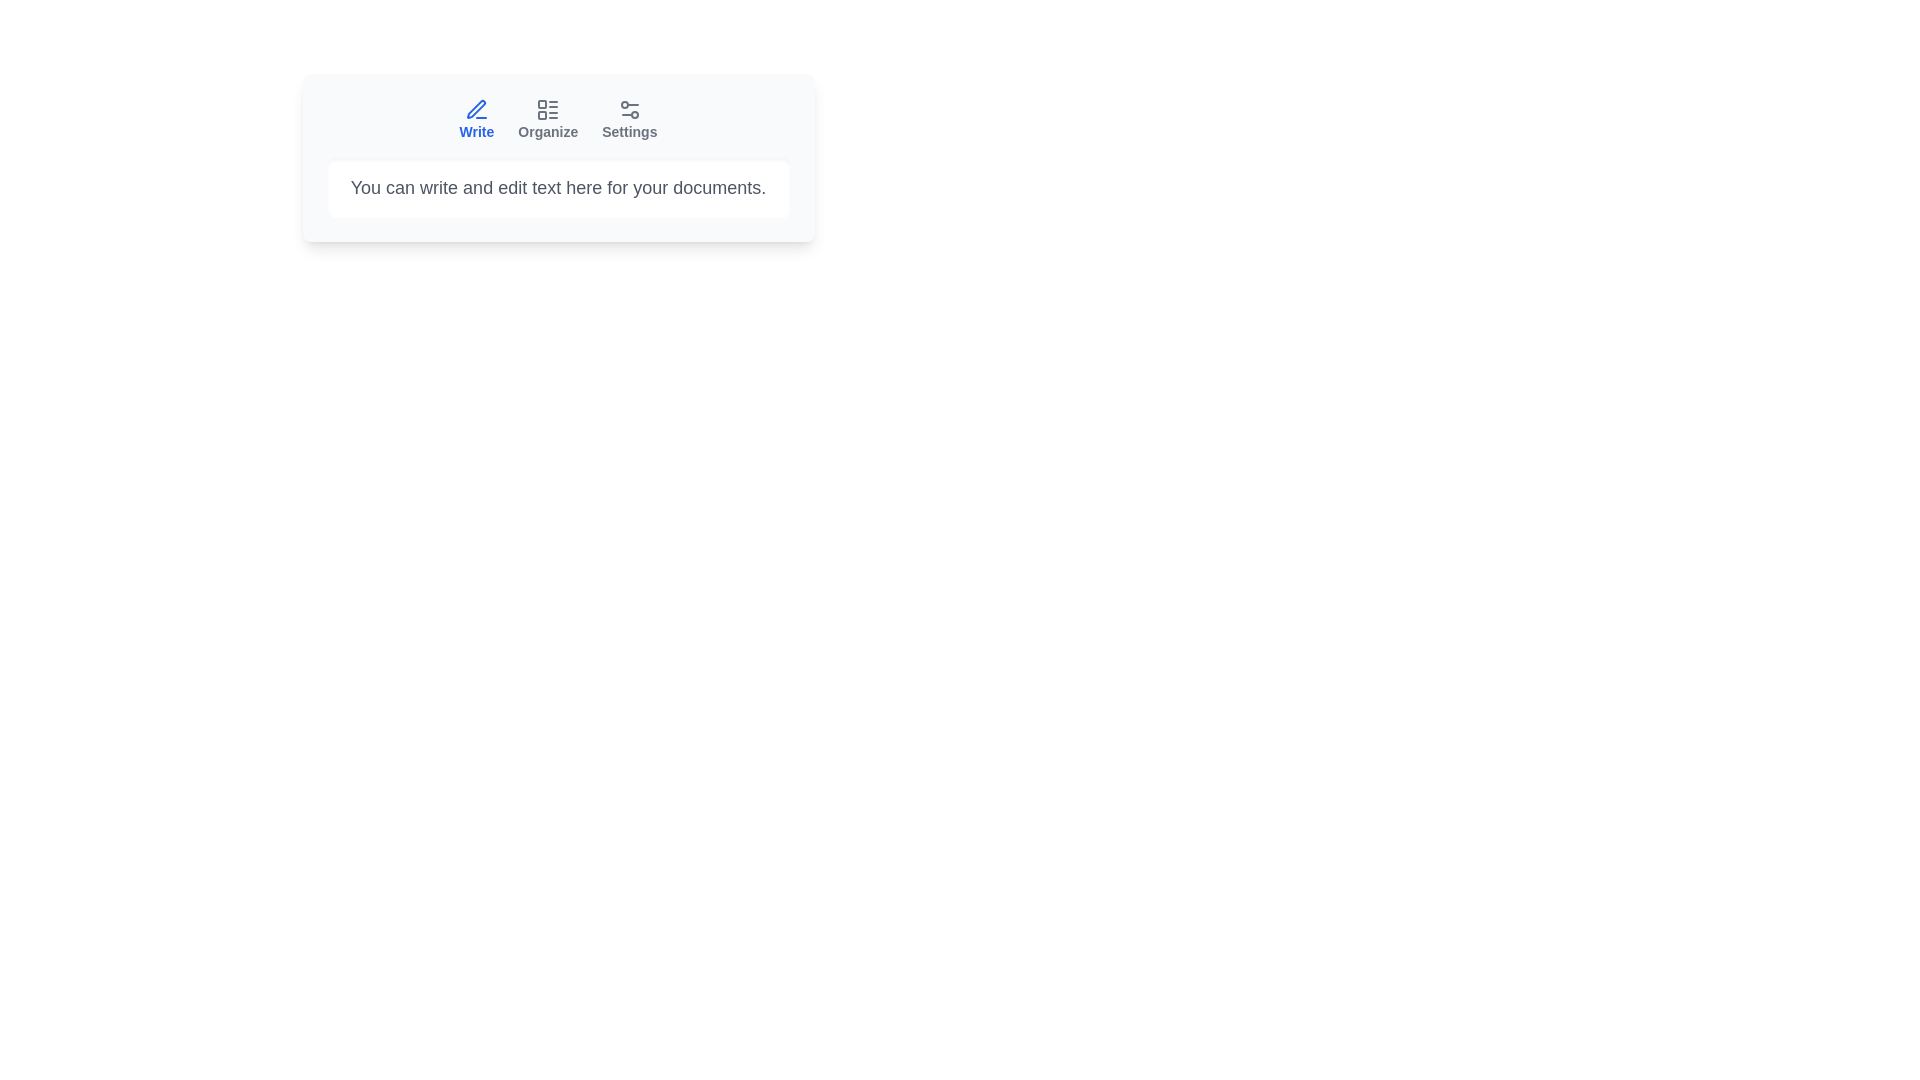 The height and width of the screenshot is (1080, 1920). What do you see at coordinates (628, 119) in the screenshot?
I see `the tab button labeled Settings` at bounding box center [628, 119].